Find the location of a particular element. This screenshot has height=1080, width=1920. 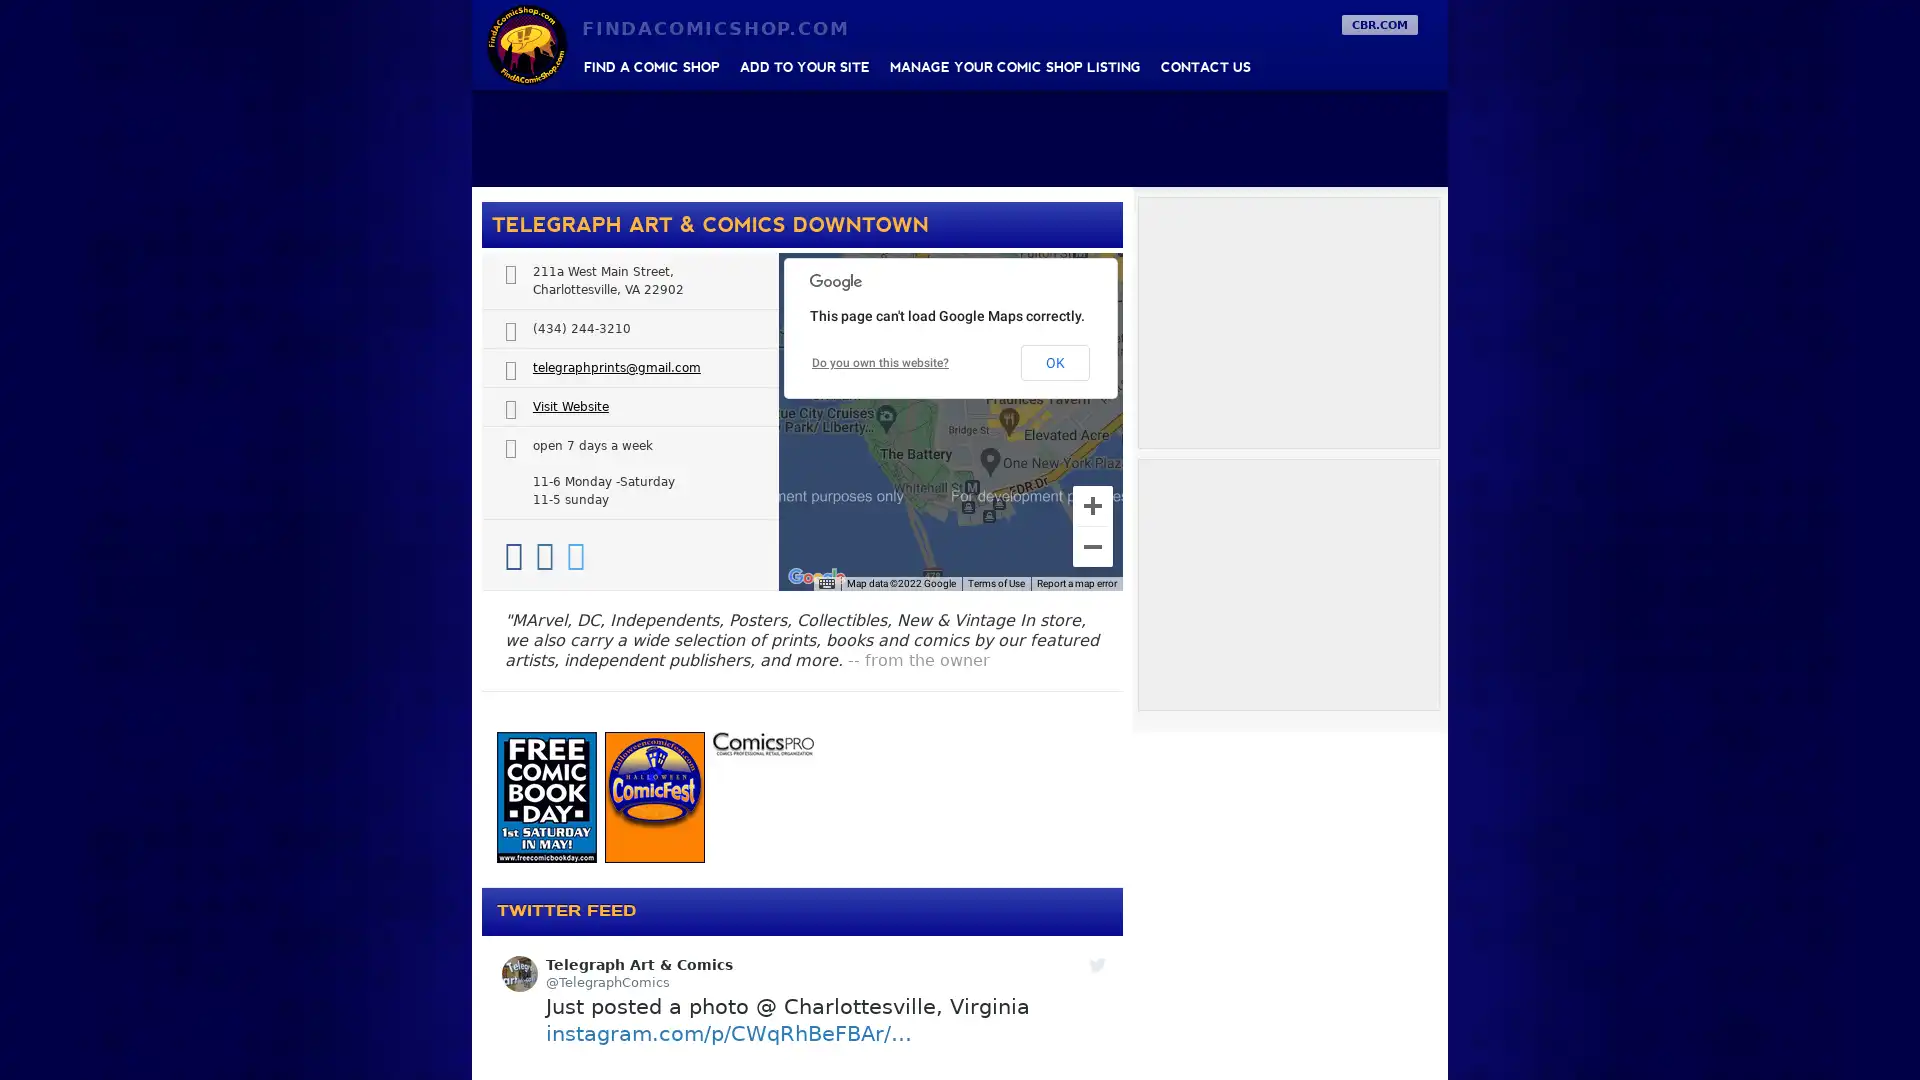

Zoom in is located at coordinates (1092, 504).